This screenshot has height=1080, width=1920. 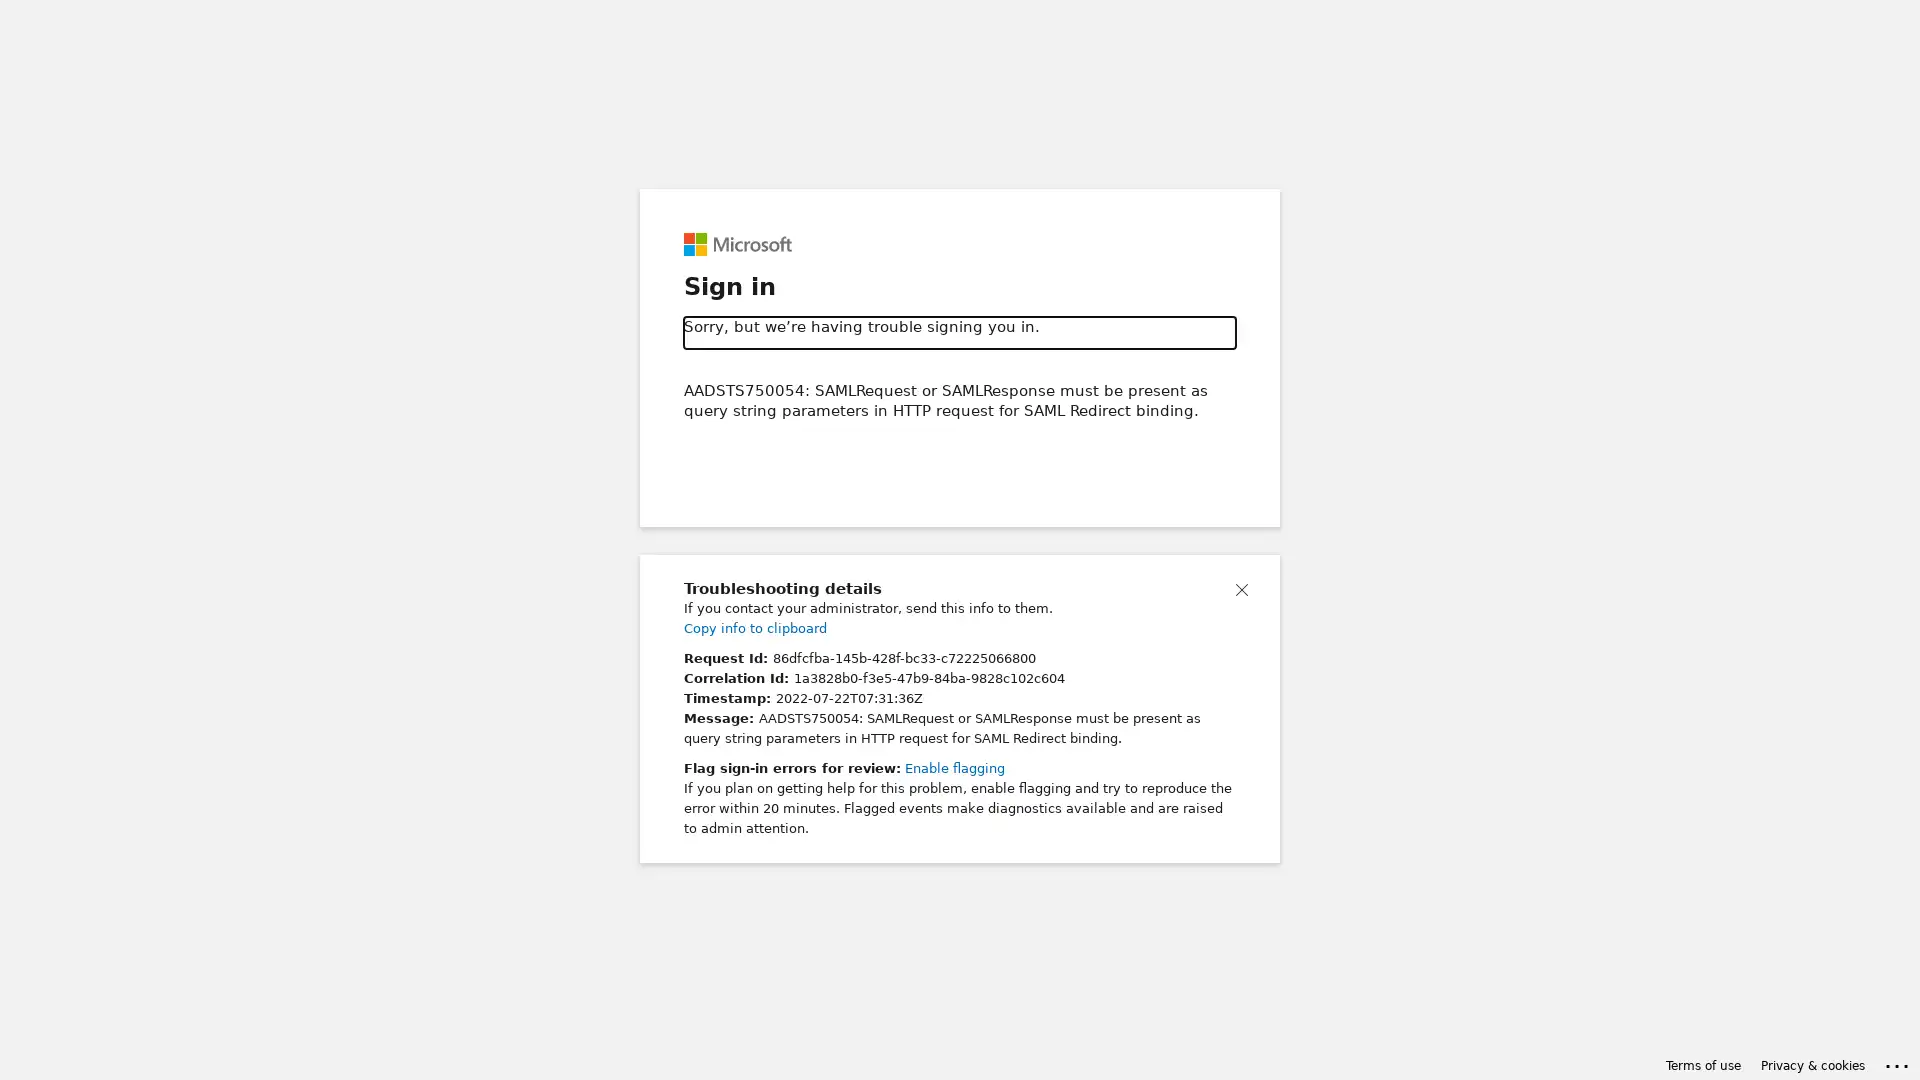 What do you see at coordinates (1897, 1062) in the screenshot?
I see `Click here for troubleshooting information` at bounding box center [1897, 1062].